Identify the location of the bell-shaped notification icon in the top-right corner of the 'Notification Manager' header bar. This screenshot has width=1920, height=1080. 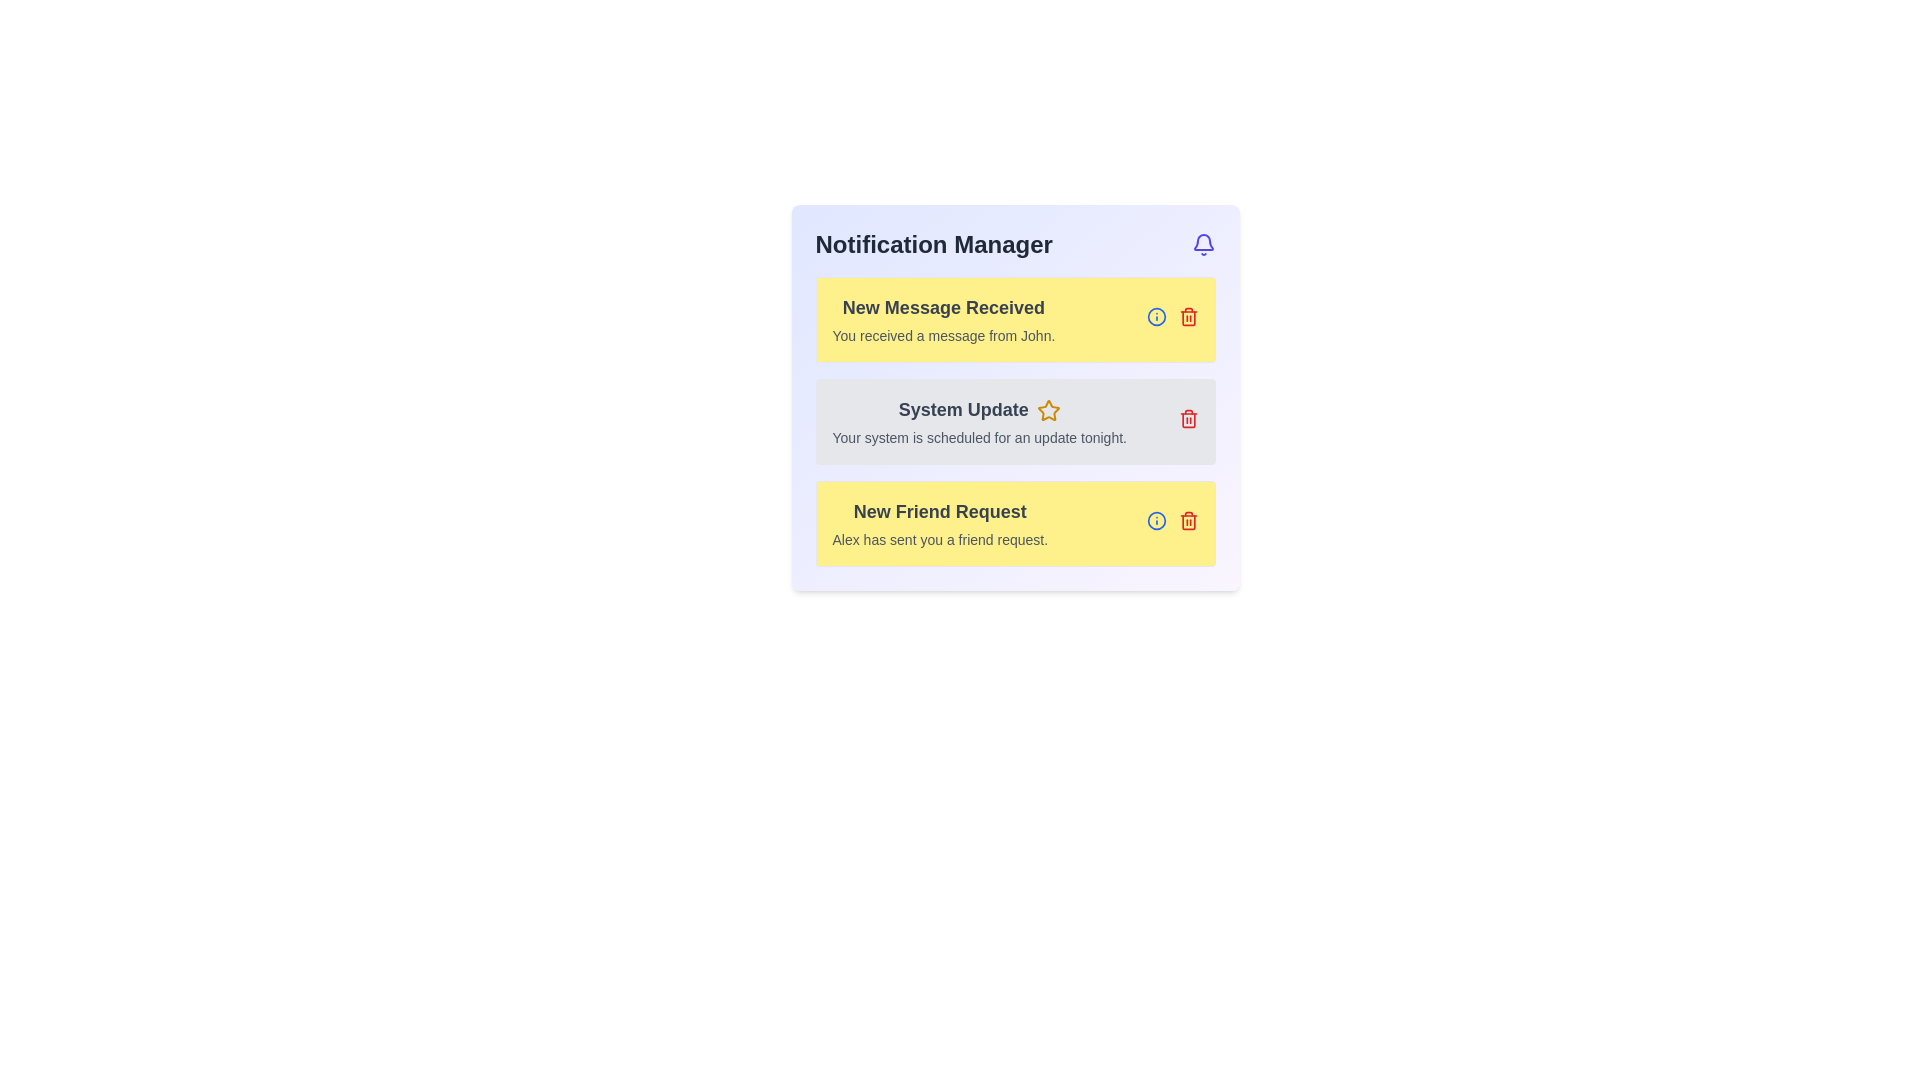
(1202, 244).